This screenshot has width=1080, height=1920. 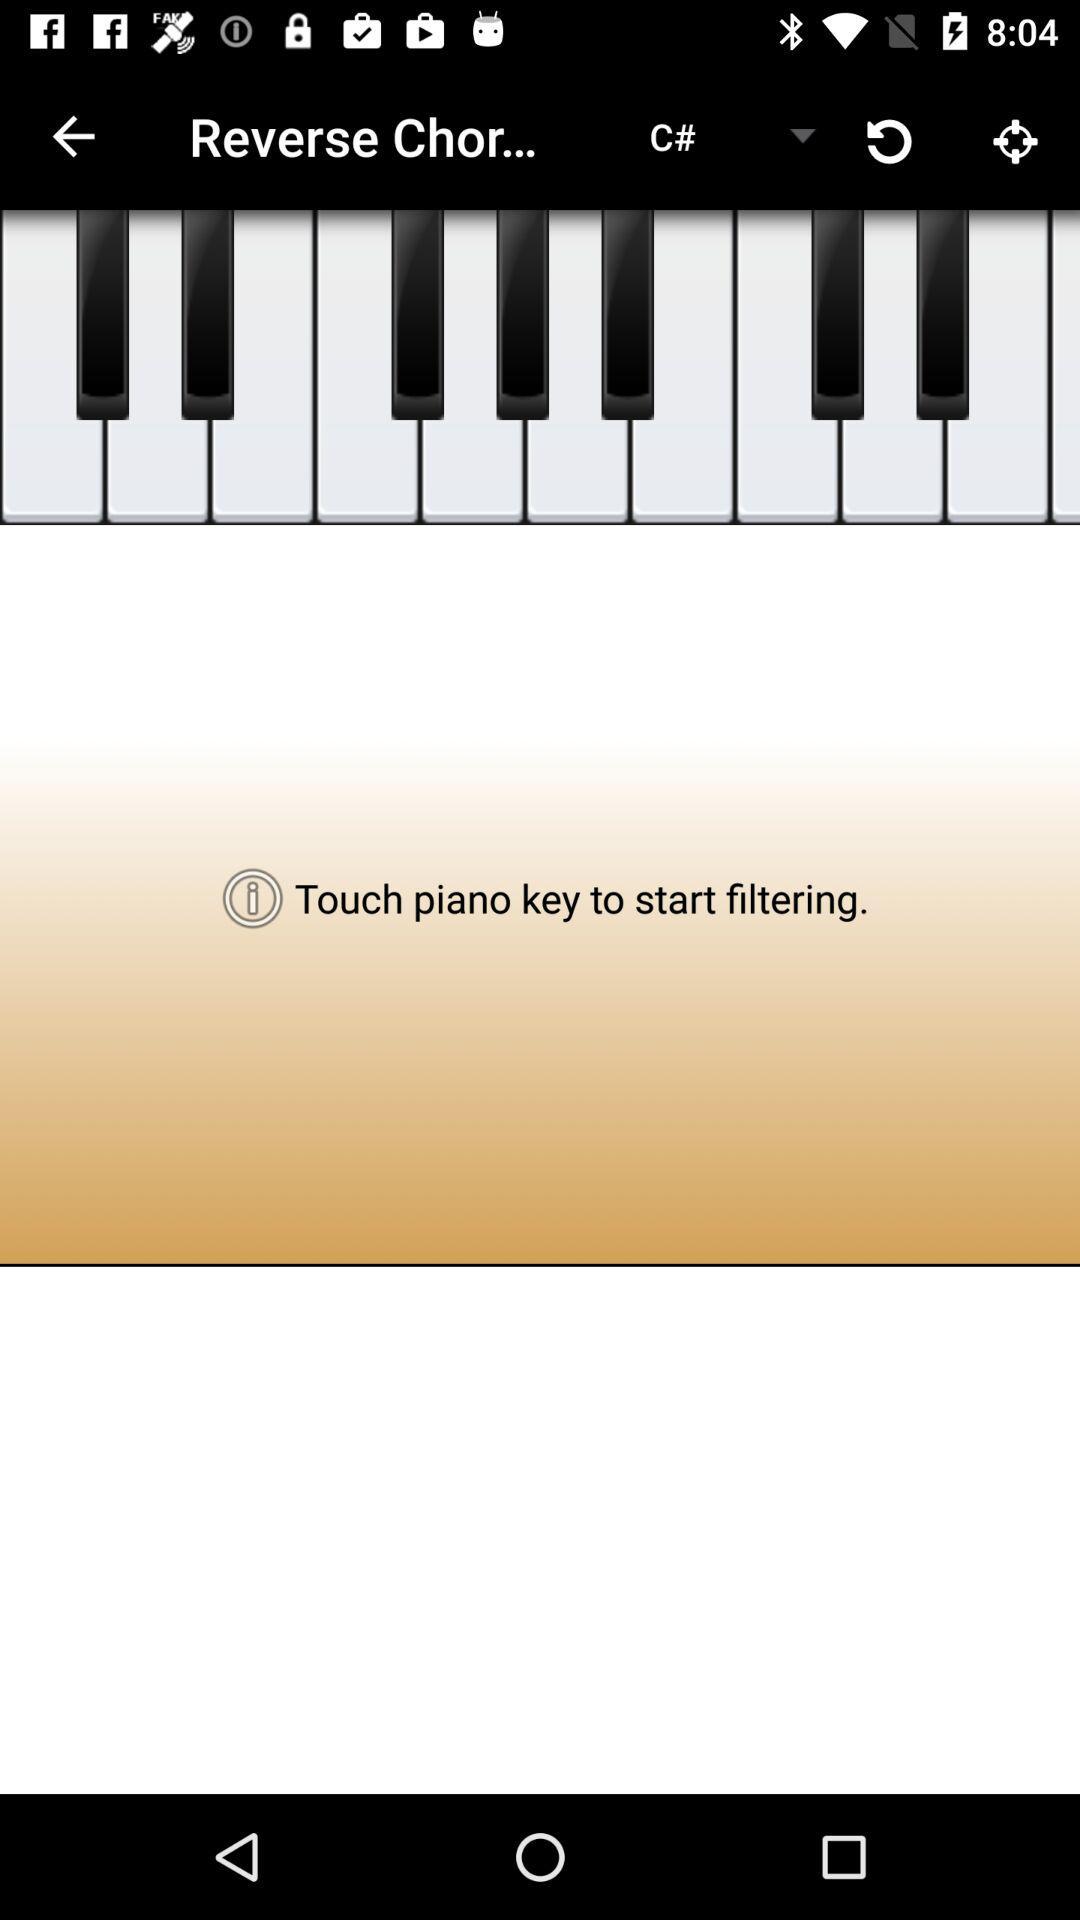 I want to click on music keyboard button, so click(x=997, y=367).